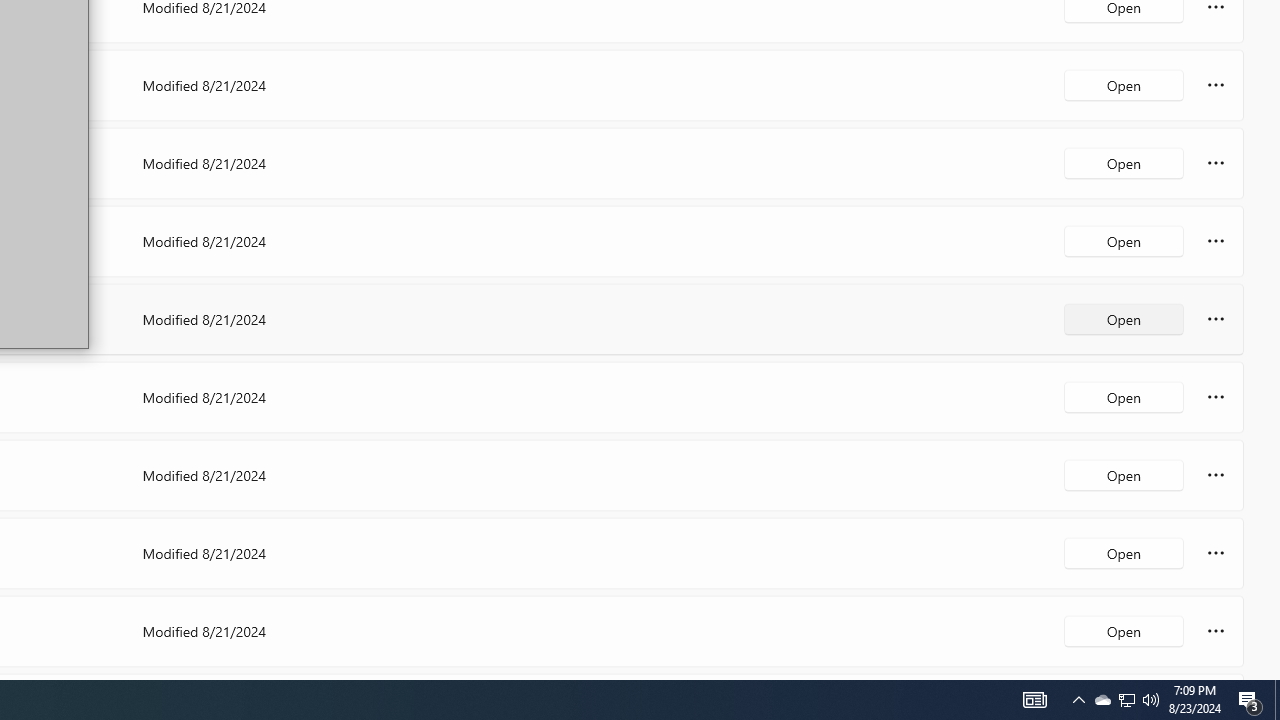  I want to click on 'Notification Chevron', so click(1034, 698).